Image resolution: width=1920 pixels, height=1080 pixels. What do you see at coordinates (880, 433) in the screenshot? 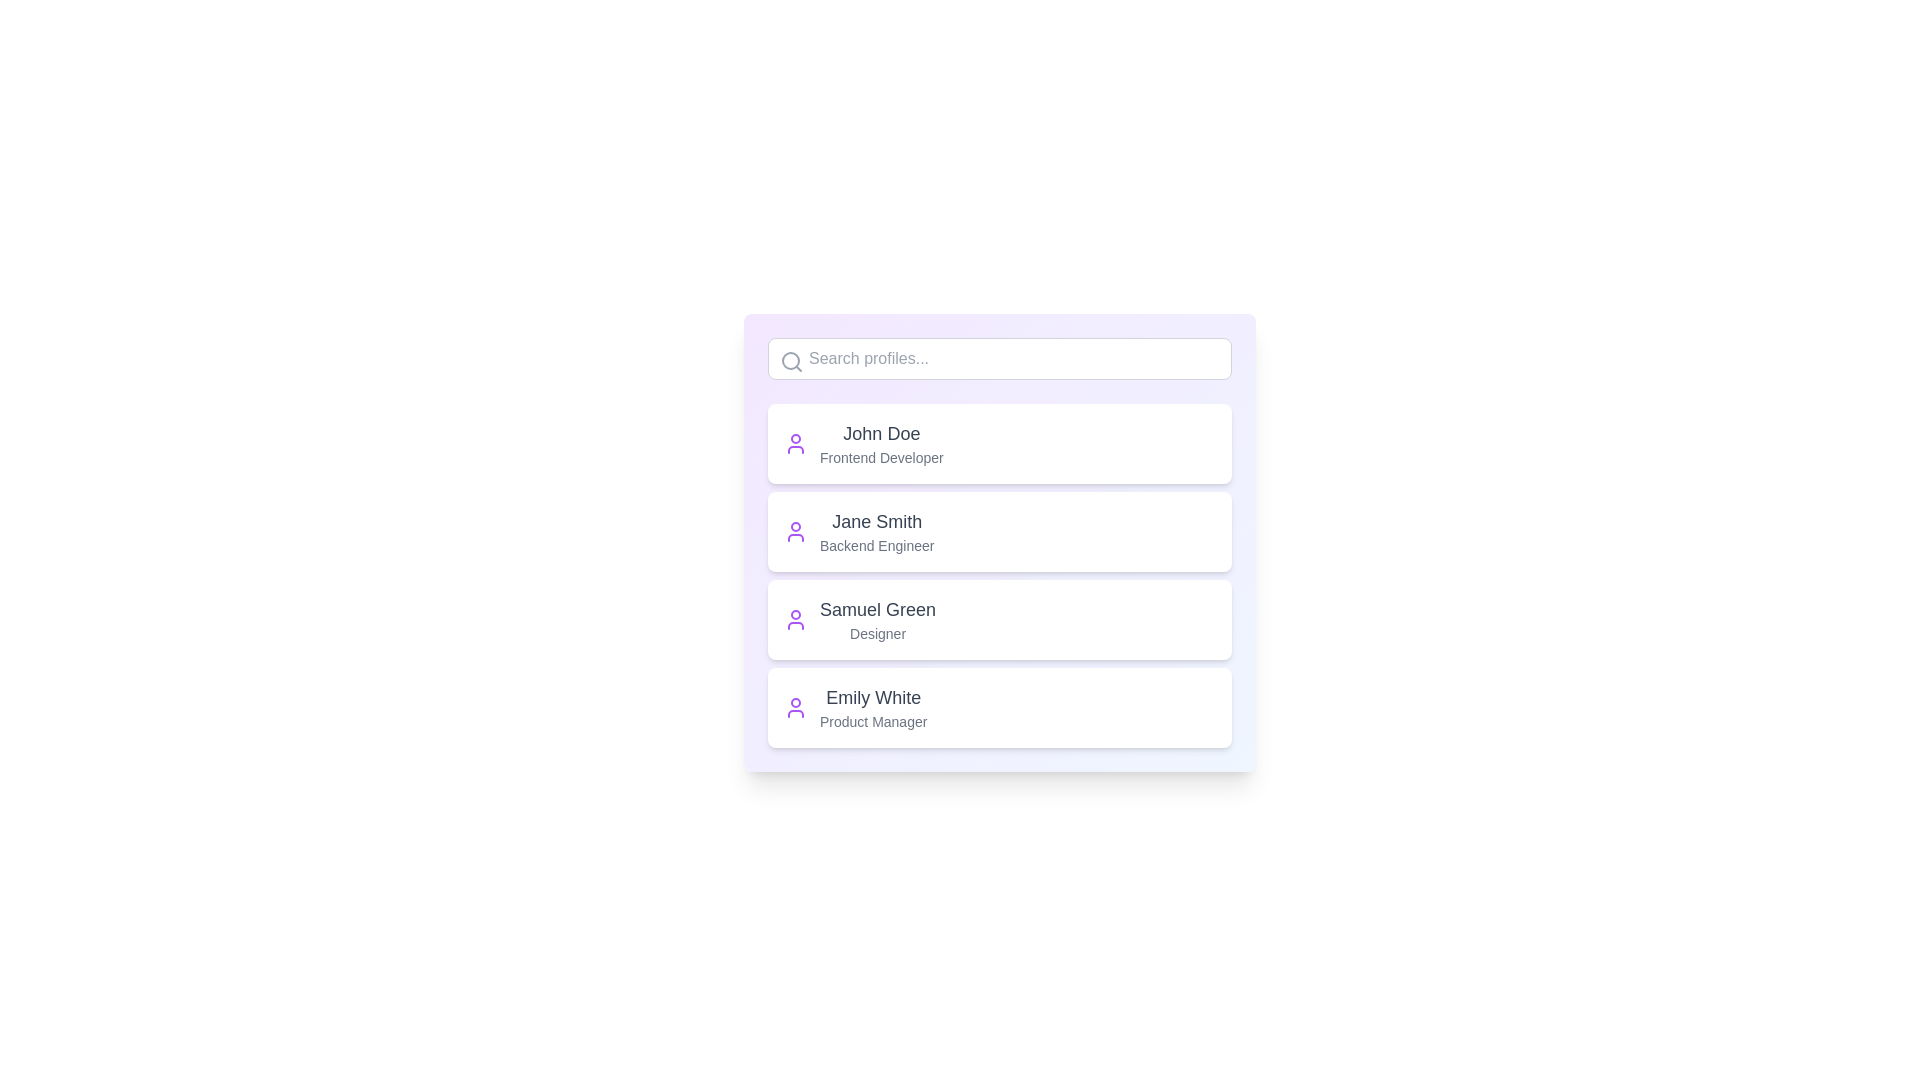
I see `the Text label displaying the name 'John Doe' located at the top left of the user profile list` at bounding box center [880, 433].